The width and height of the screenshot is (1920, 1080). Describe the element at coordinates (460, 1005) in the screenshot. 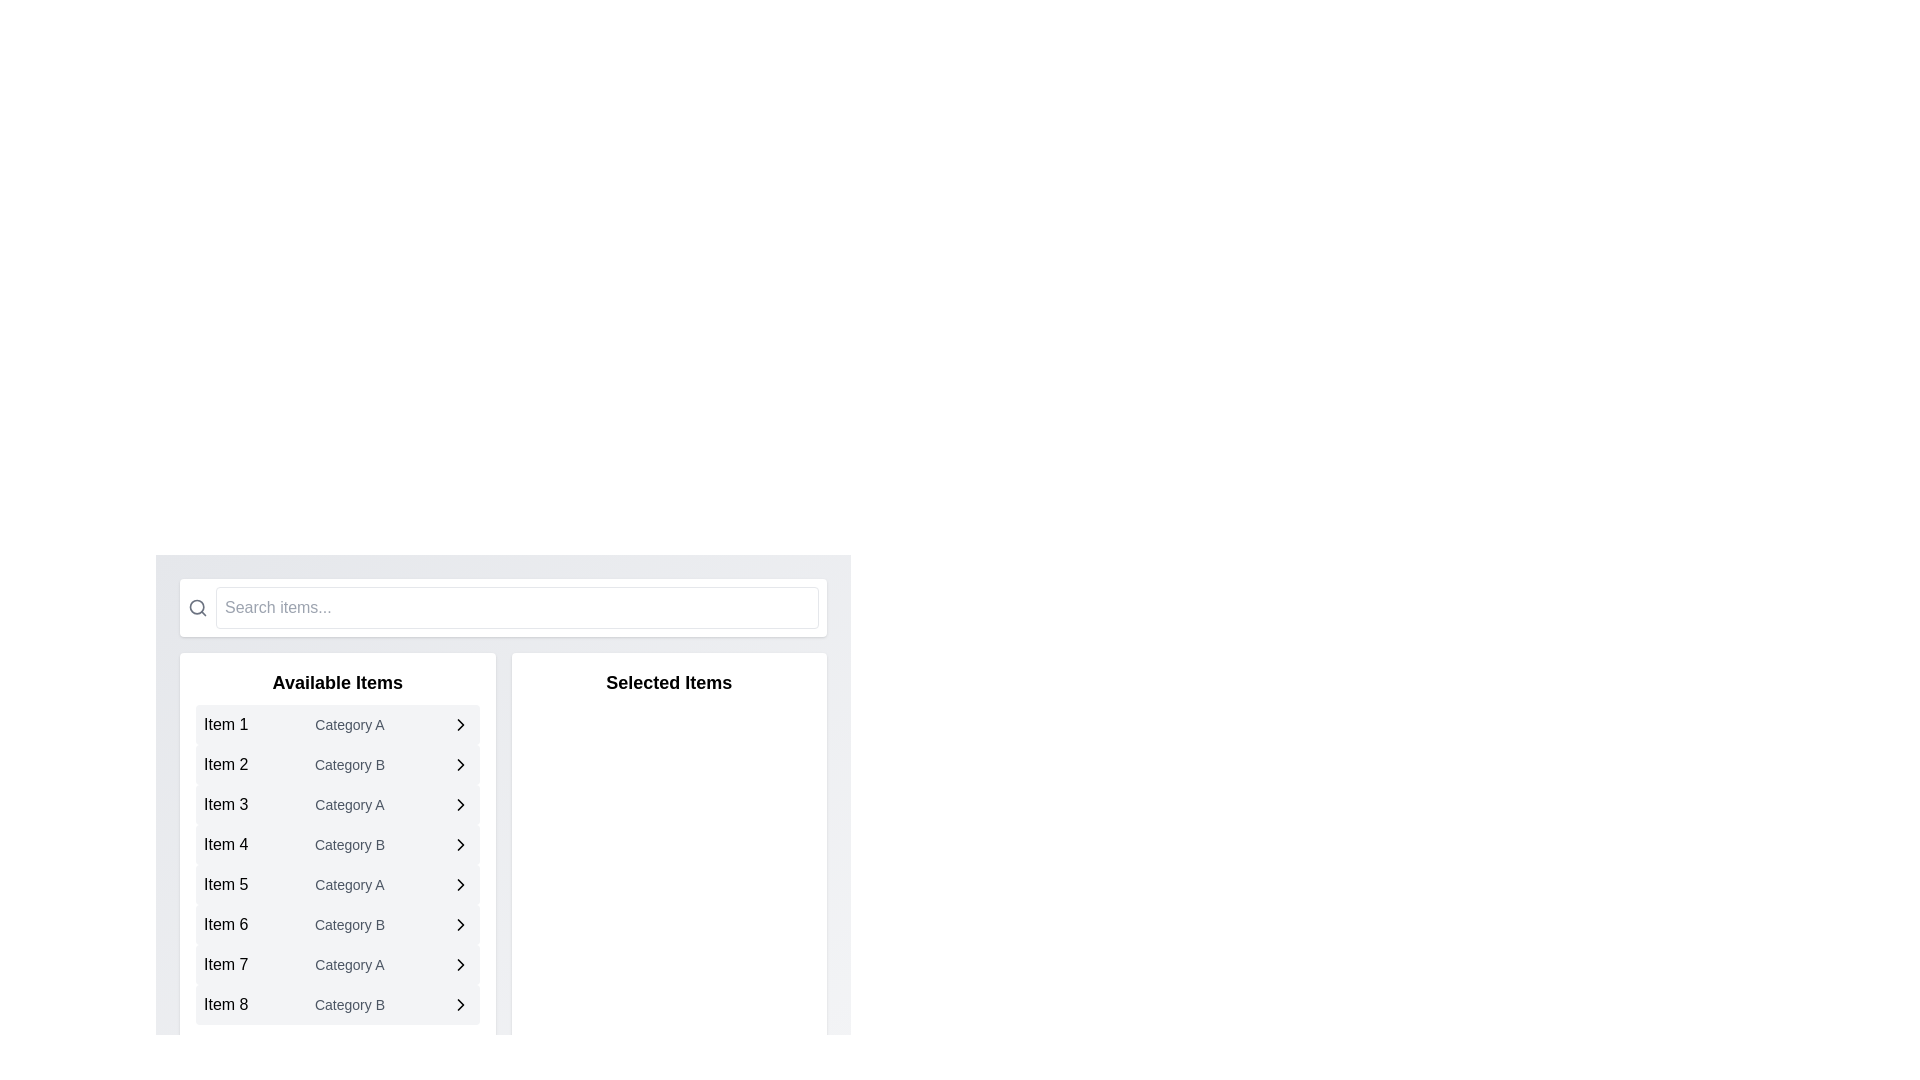

I see `the SVG chevron element located on the right side of the row labeled 'Item 8 Category B' under the 'Available Items' section` at that location.